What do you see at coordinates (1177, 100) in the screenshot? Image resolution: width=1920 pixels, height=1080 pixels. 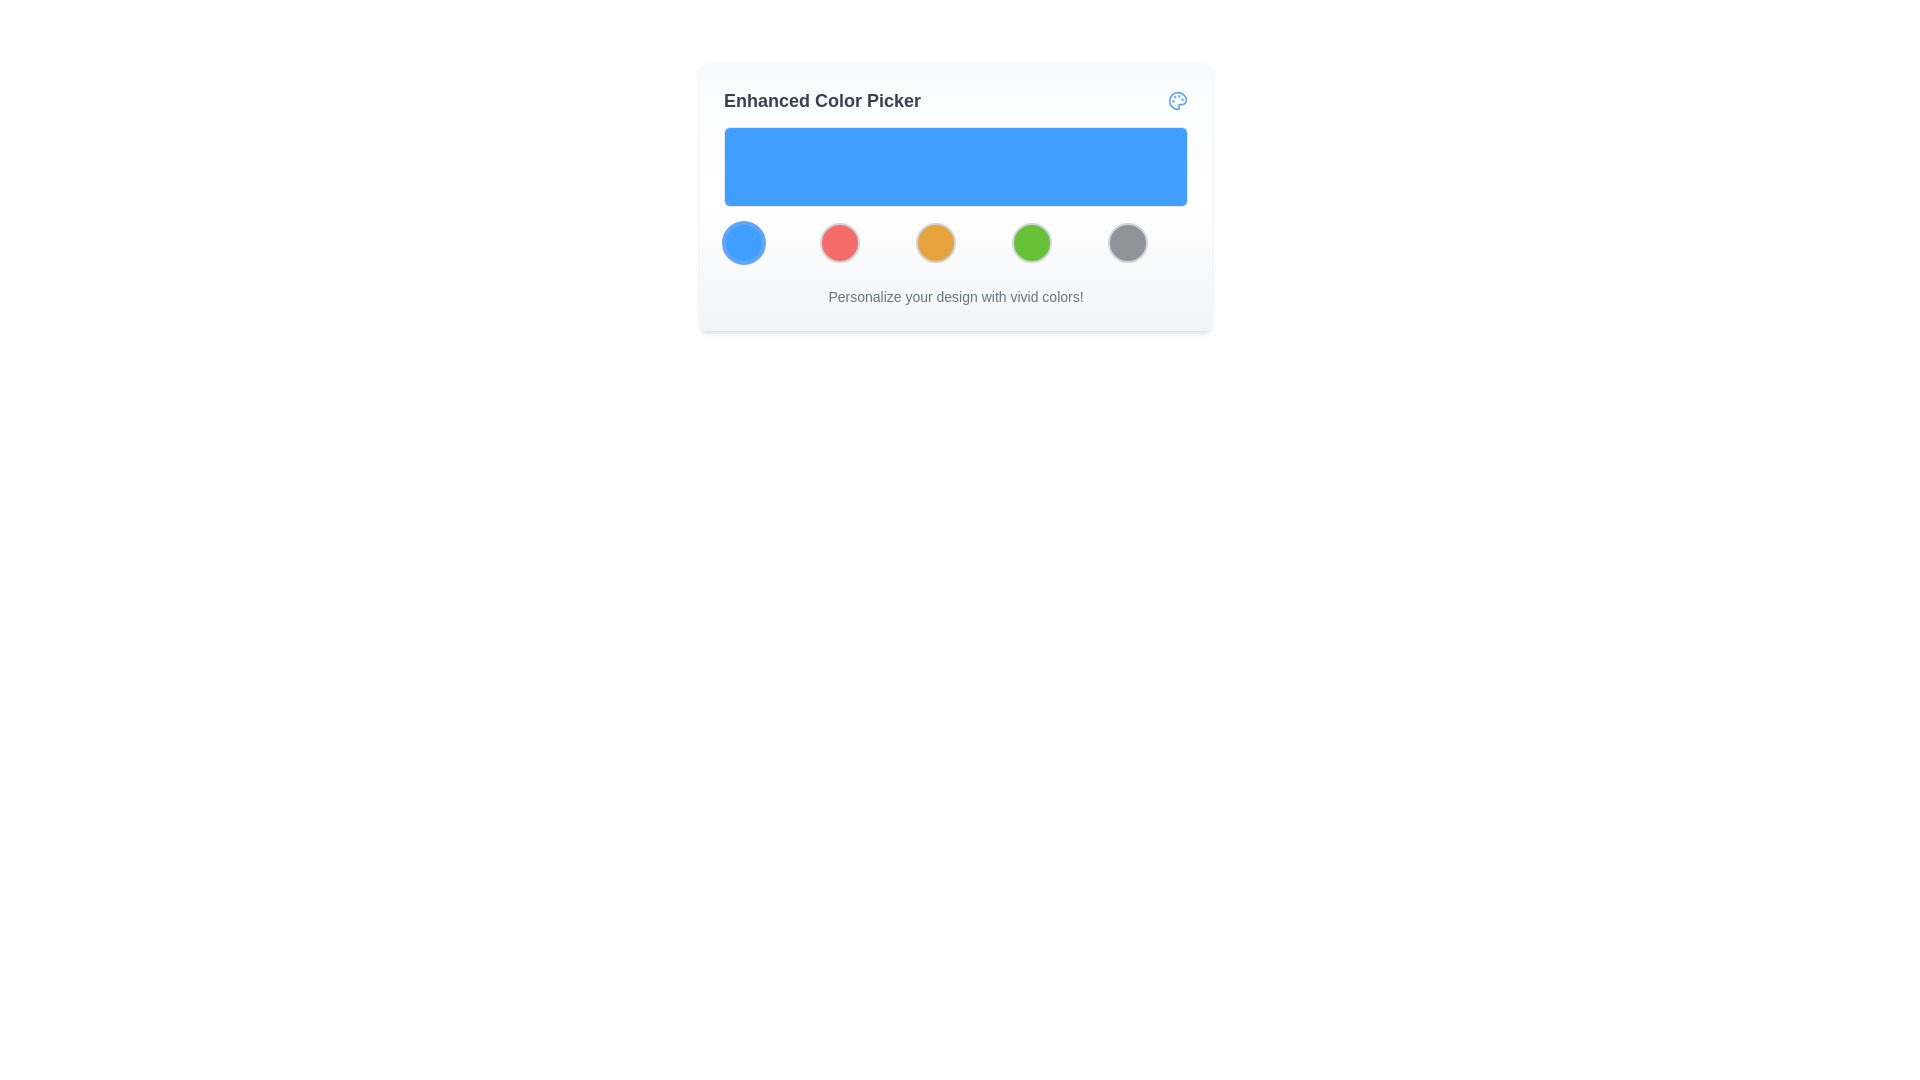 I see `the color palette icon located in the top-right corner of the interface` at bounding box center [1177, 100].